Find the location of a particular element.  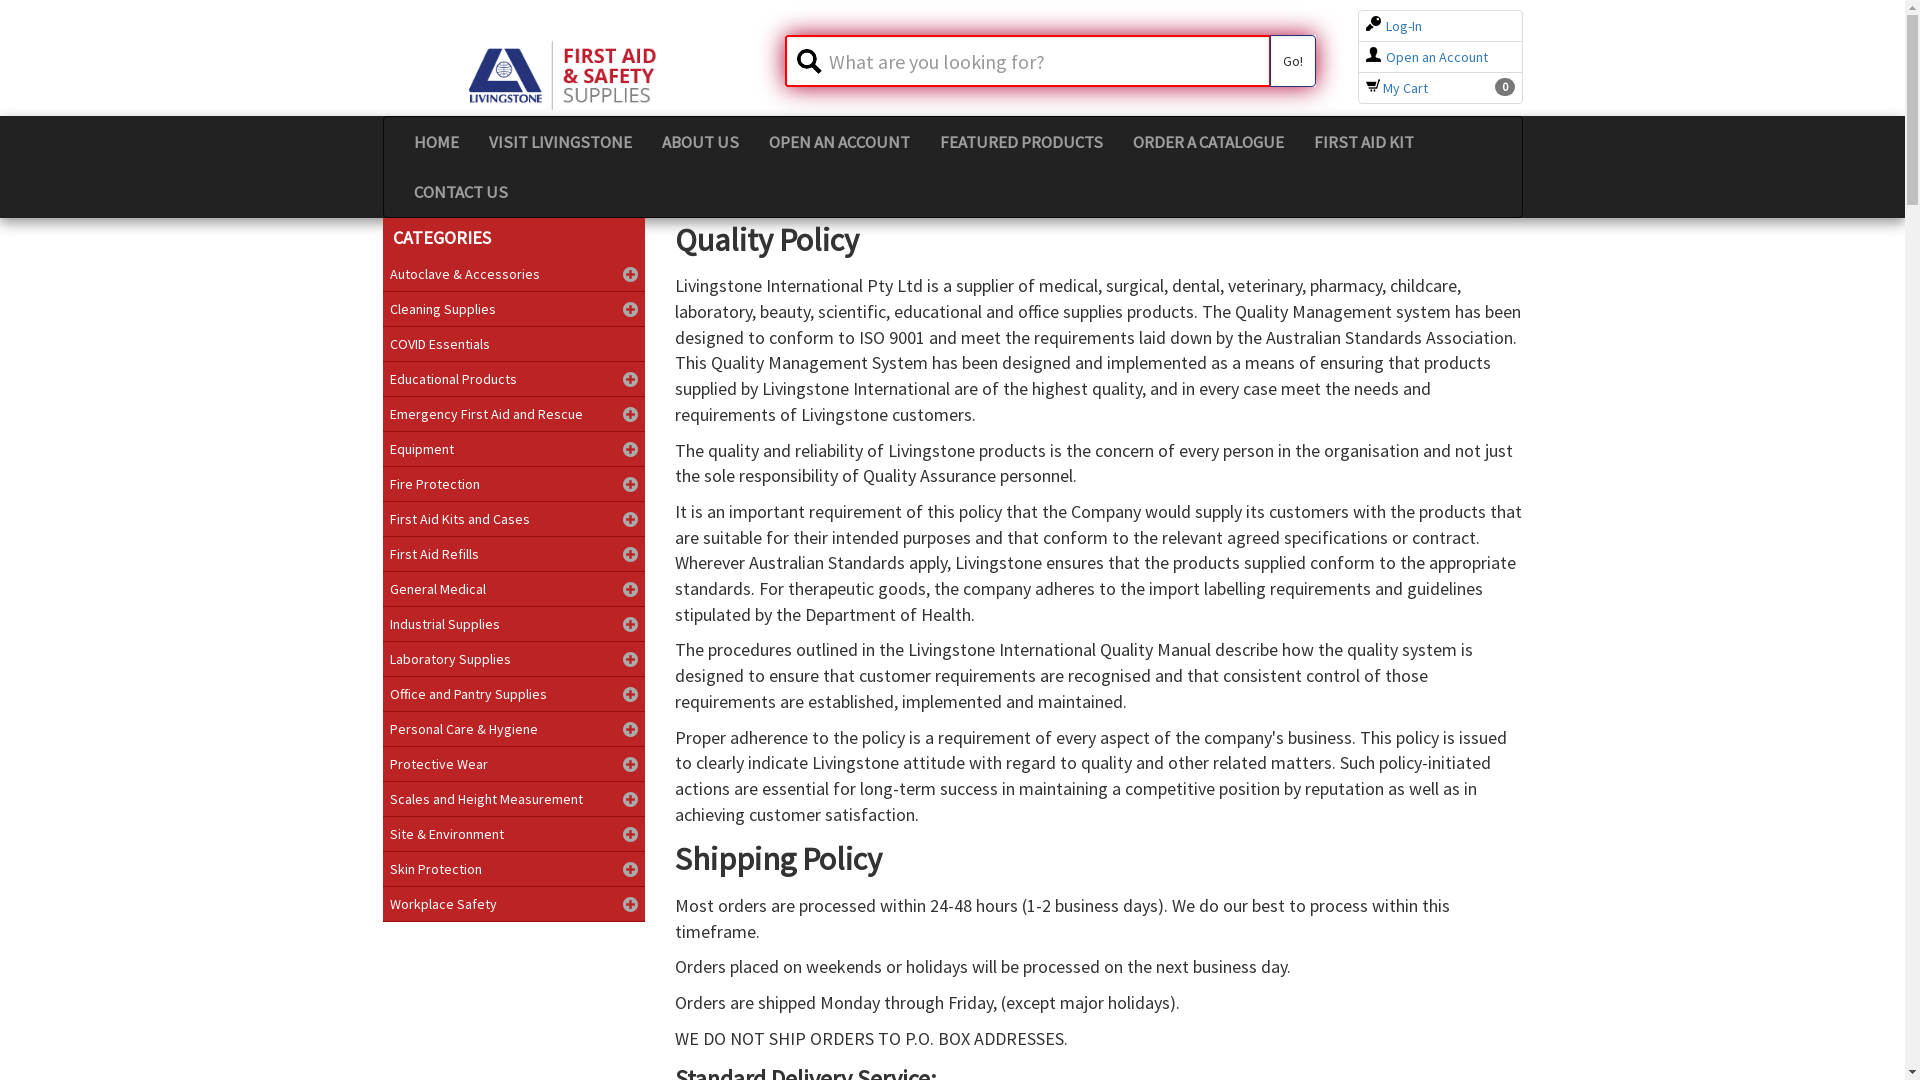

'Industrial Supplies' is located at coordinates (513, 623).